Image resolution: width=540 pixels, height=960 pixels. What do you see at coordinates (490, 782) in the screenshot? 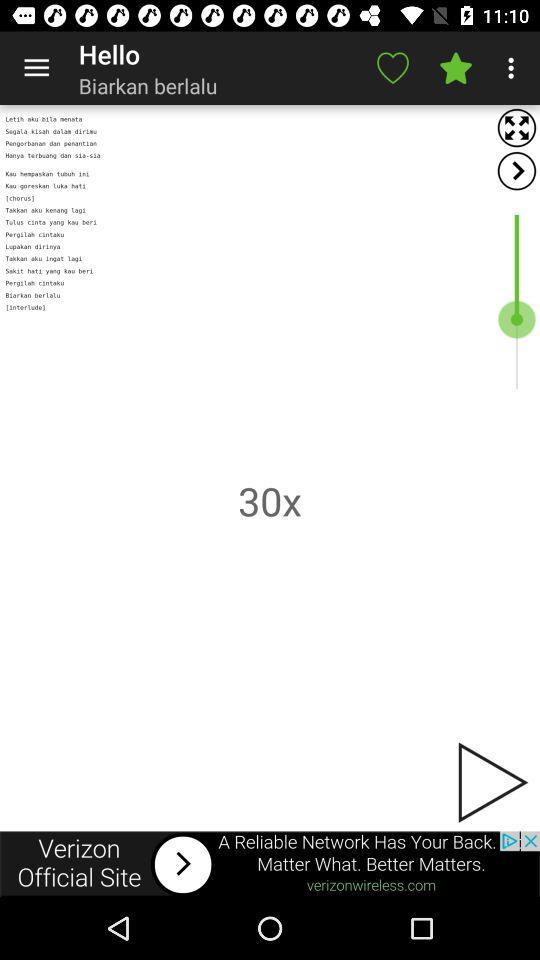
I see `button` at bounding box center [490, 782].